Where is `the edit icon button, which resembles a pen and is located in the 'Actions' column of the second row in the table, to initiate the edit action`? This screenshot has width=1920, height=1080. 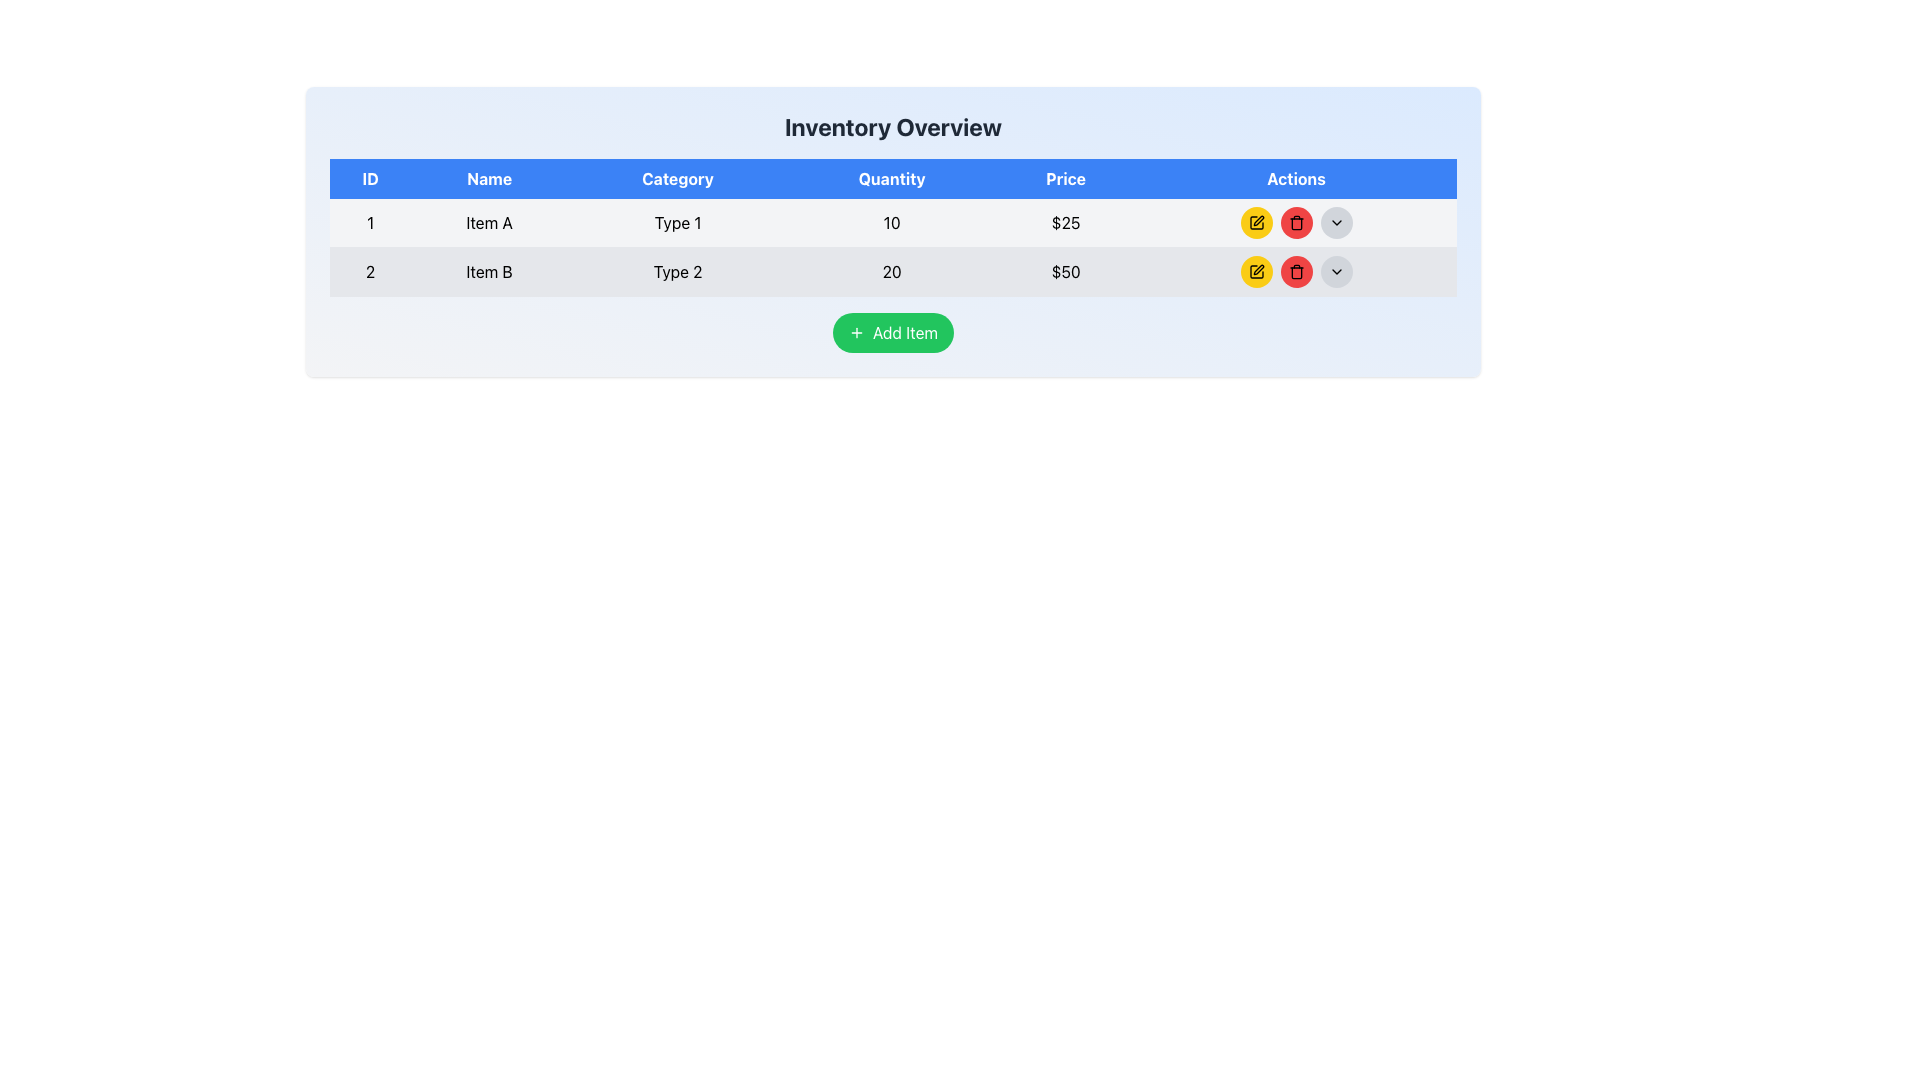 the edit icon button, which resembles a pen and is located in the 'Actions' column of the second row in the table, to initiate the edit action is located at coordinates (1256, 270).